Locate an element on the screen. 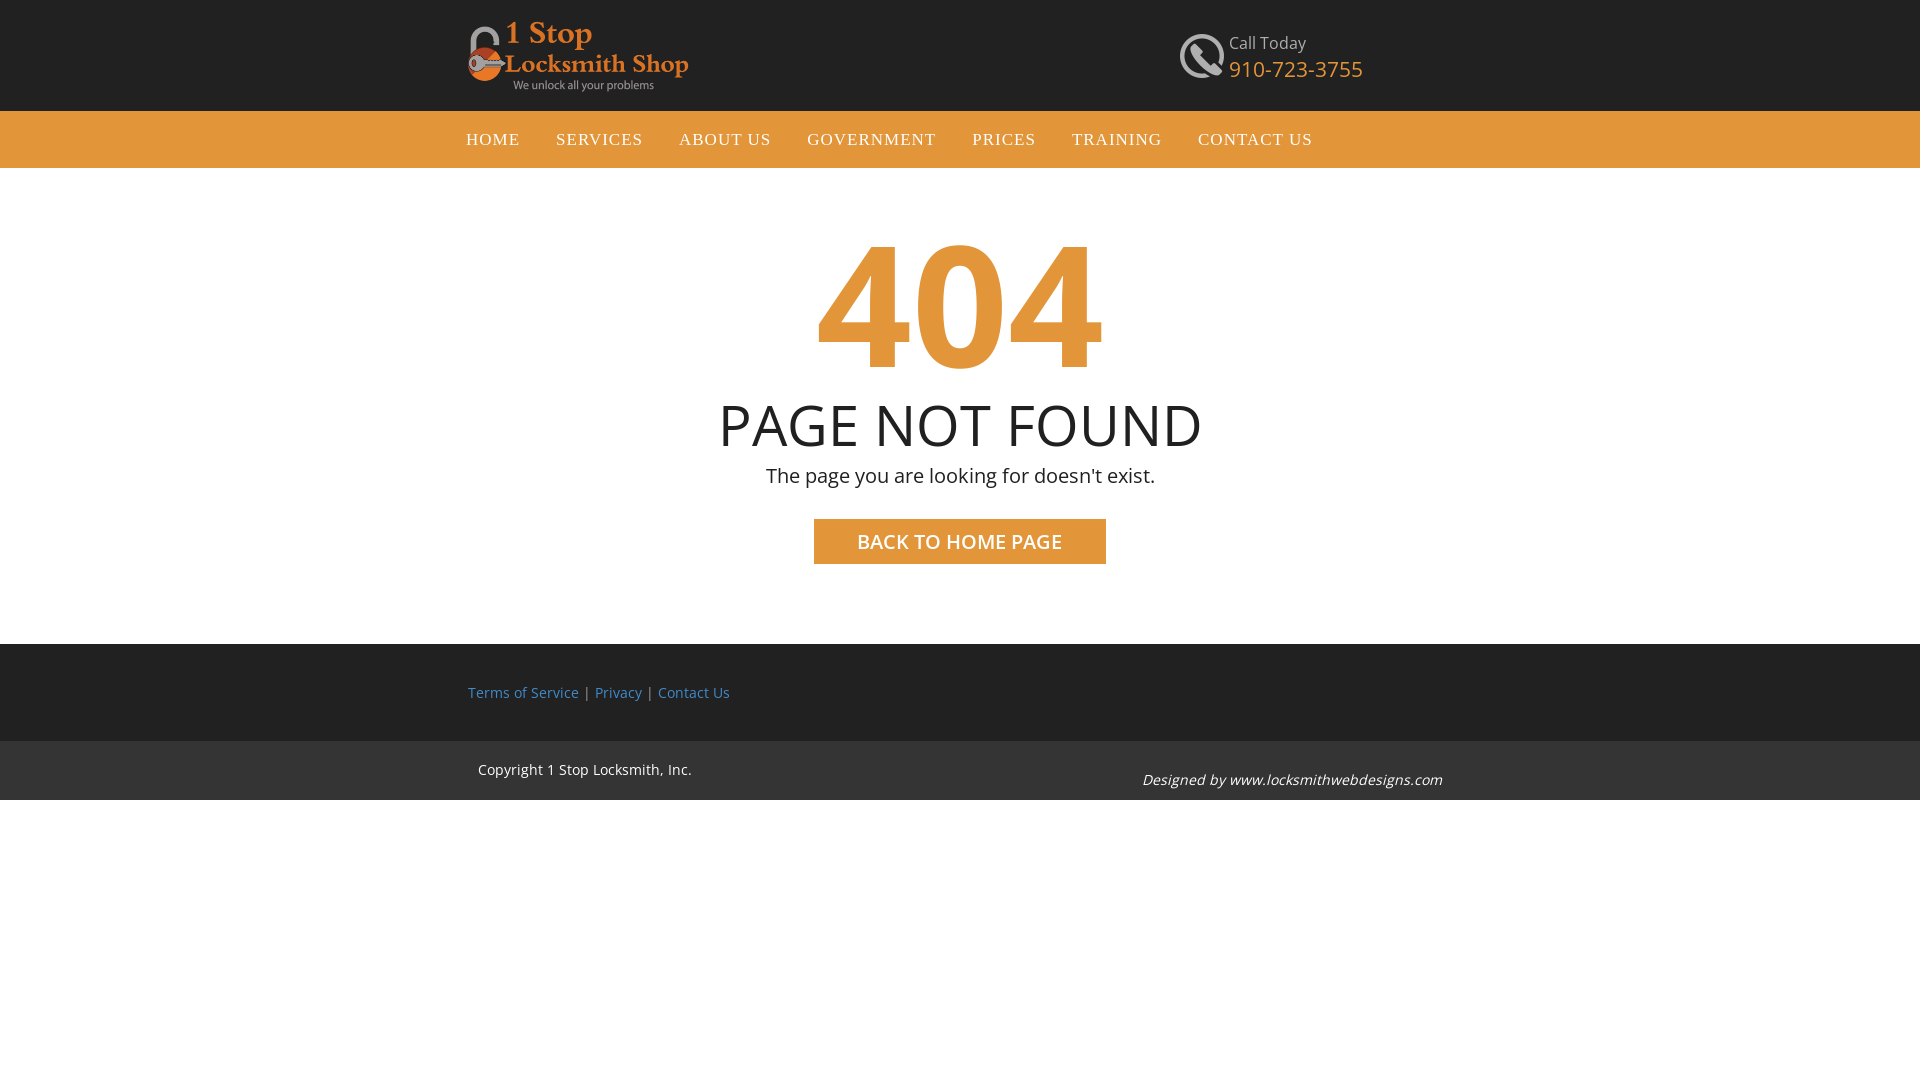  'GOVERNMENT' is located at coordinates (787, 138).